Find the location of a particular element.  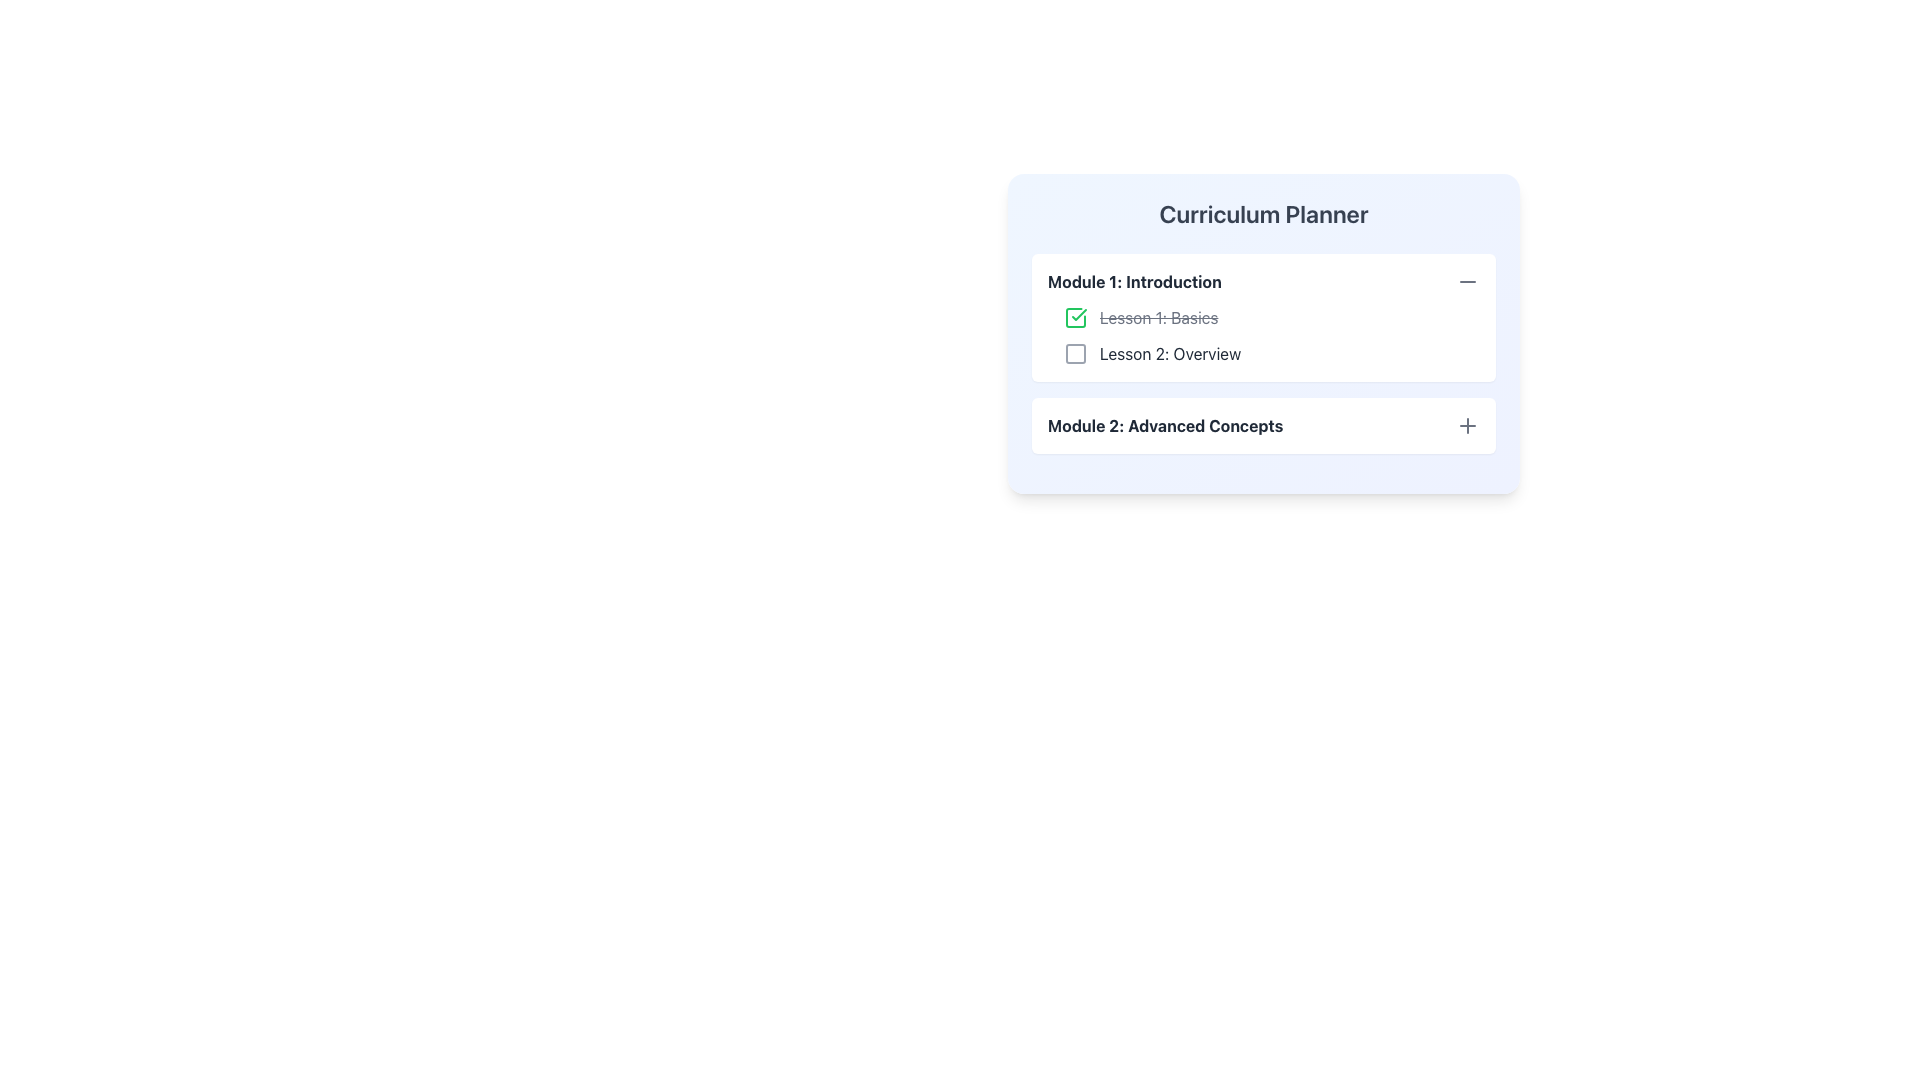

the title text that reads 'Curriculum Planner', which is styled in bold and larger font, located at the top of the panel with a light blue gradient background is located at coordinates (1262, 213).